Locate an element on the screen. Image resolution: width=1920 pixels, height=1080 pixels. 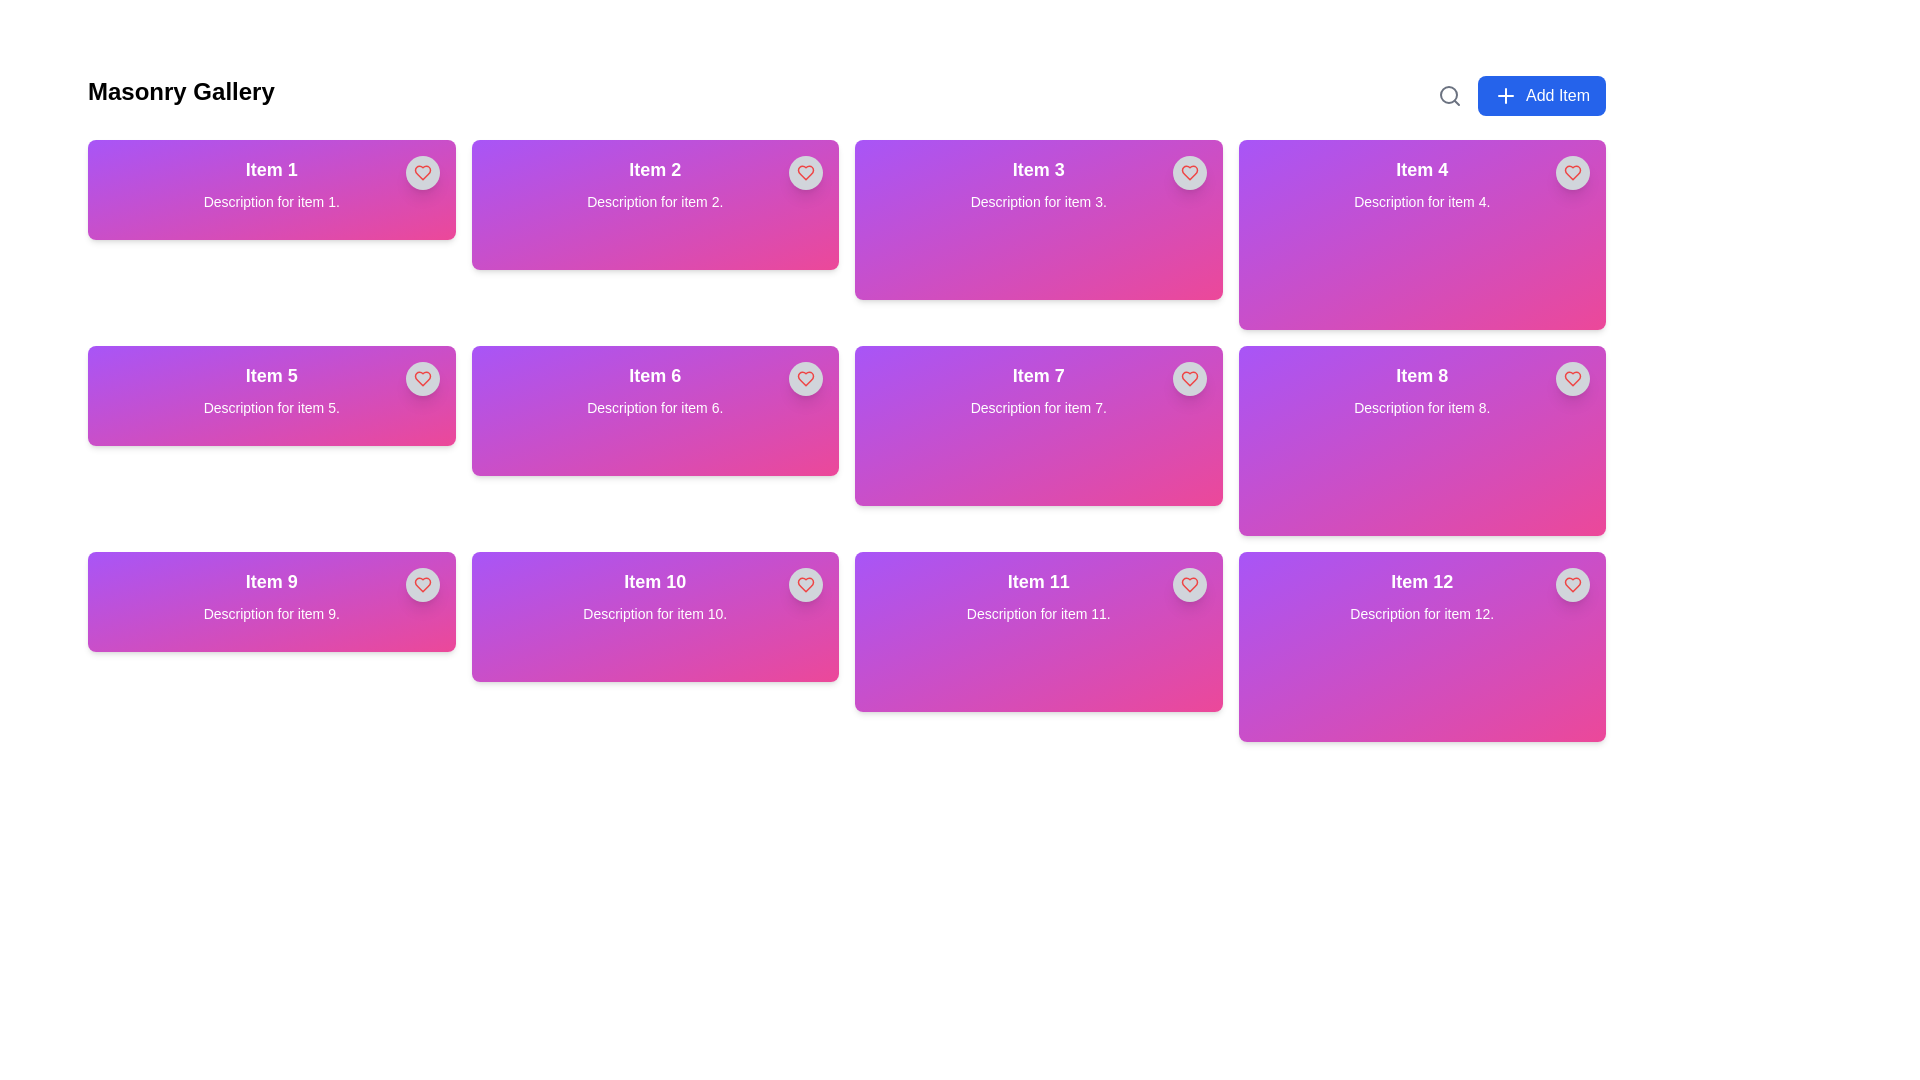
the heart-shaped outline icon in the header section of the card labeled 'Item 11' is located at coordinates (1189, 585).